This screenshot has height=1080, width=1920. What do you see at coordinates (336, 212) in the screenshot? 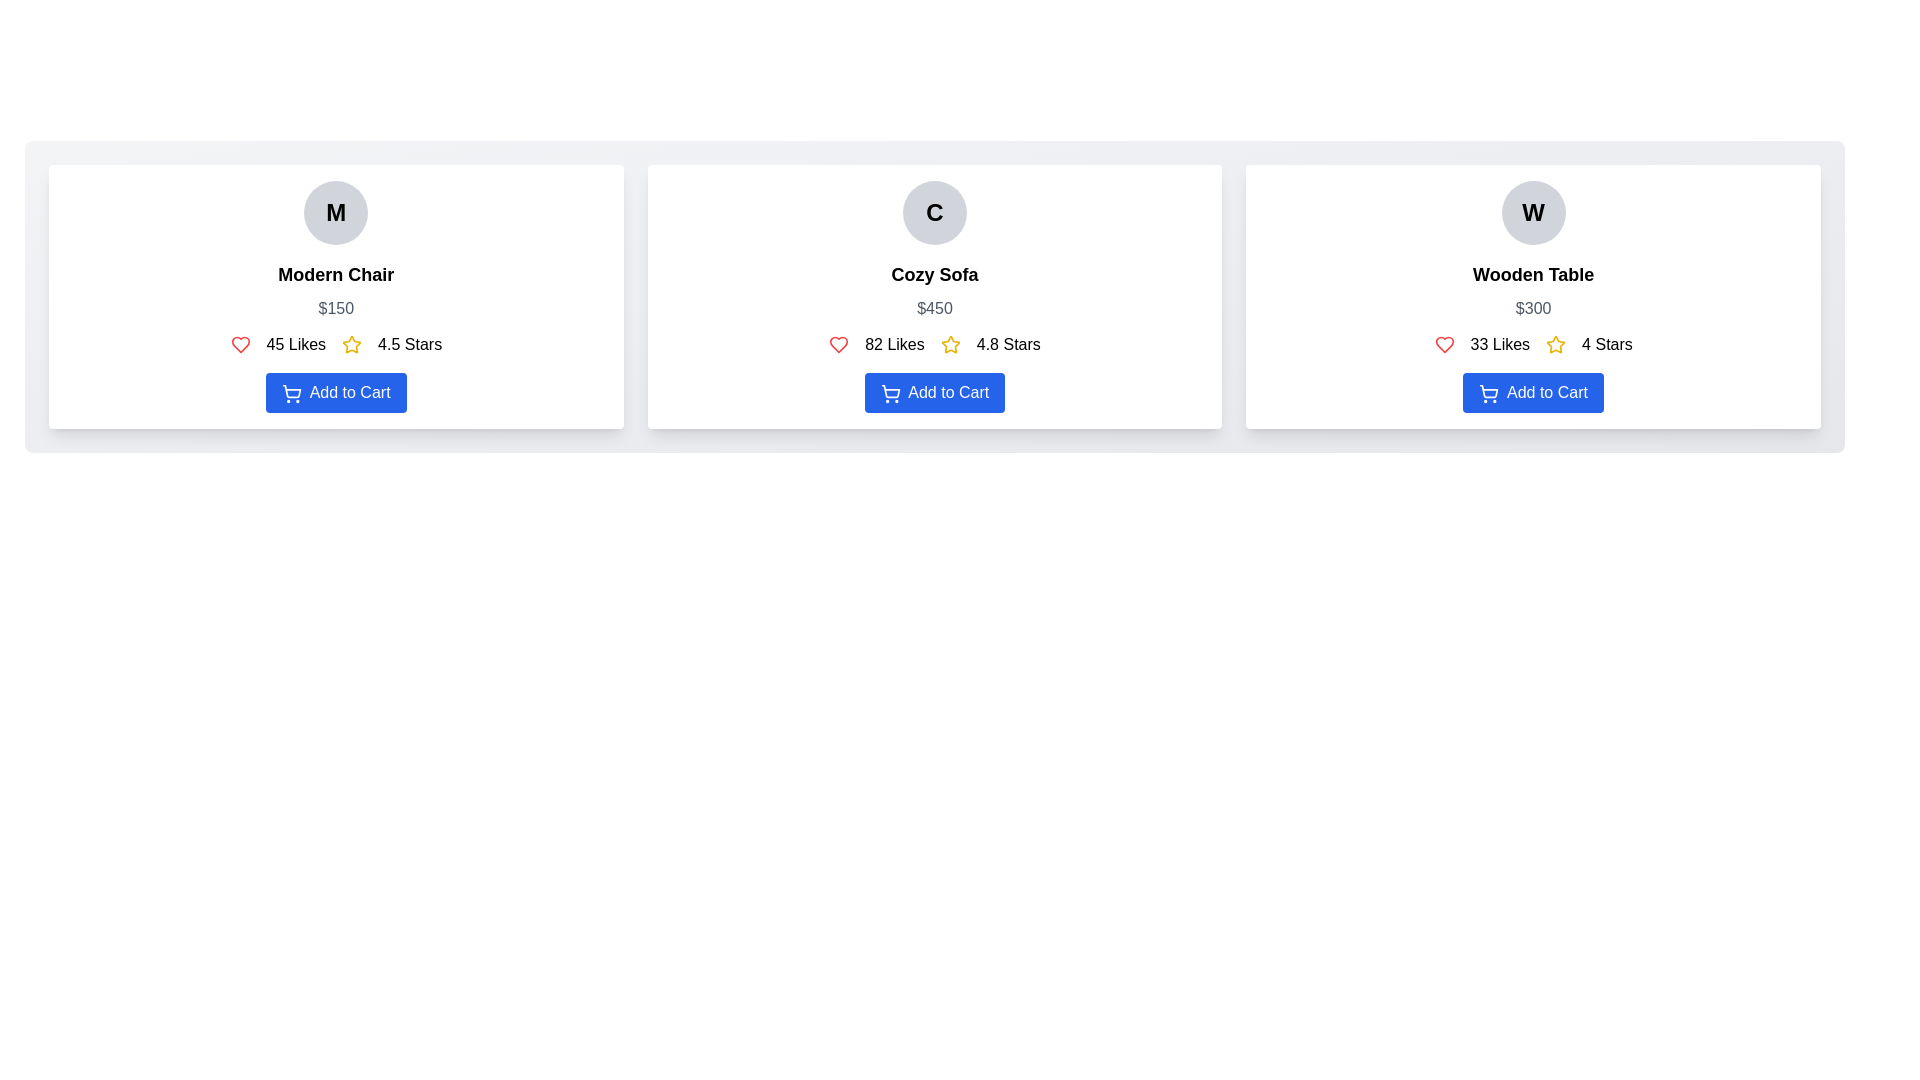
I see `the circular icon with a light gray background and the letter 'M' in dark font, located at the top-center of the card presenting the 'Modern Chair' product` at bounding box center [336, 212].